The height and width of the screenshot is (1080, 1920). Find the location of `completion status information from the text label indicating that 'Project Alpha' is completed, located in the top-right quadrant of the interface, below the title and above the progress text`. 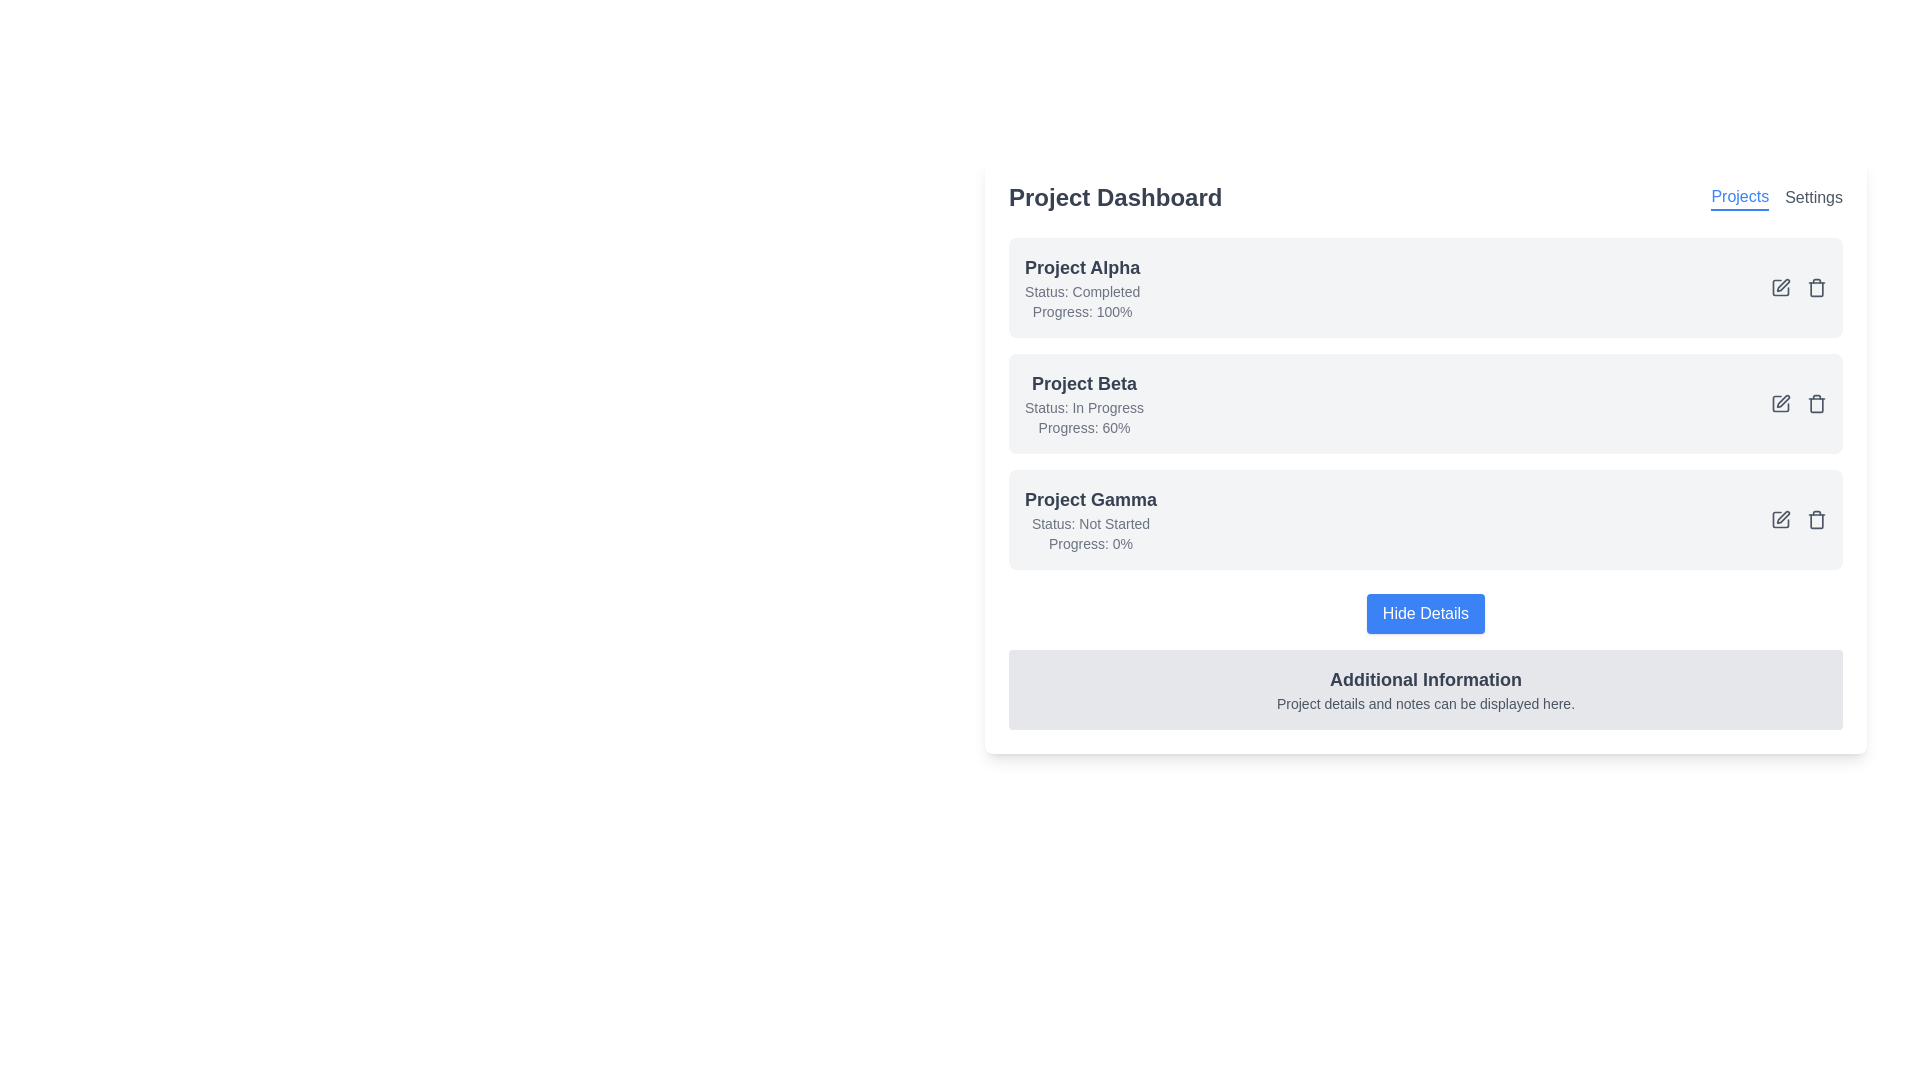

completion status information from the text label indicating that 'Project Alpha' is completed, located in the top-right quadrant of the interface, below the title and above the progress text is located at coordinates (1081, 292).